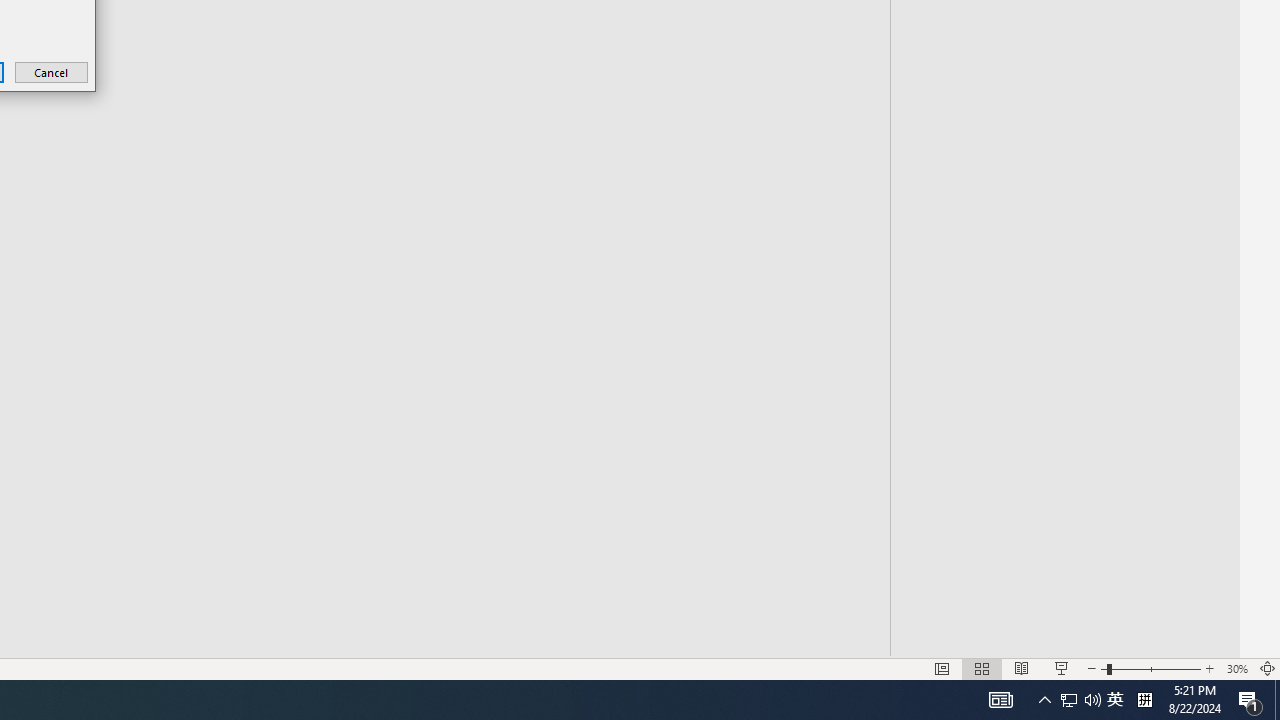 This screenshot has width=1280, height=720. What do you see at coordinates (1103, 669) in the screenshot?
I see `'Slide Show'` at bounding box center [1103, 669].